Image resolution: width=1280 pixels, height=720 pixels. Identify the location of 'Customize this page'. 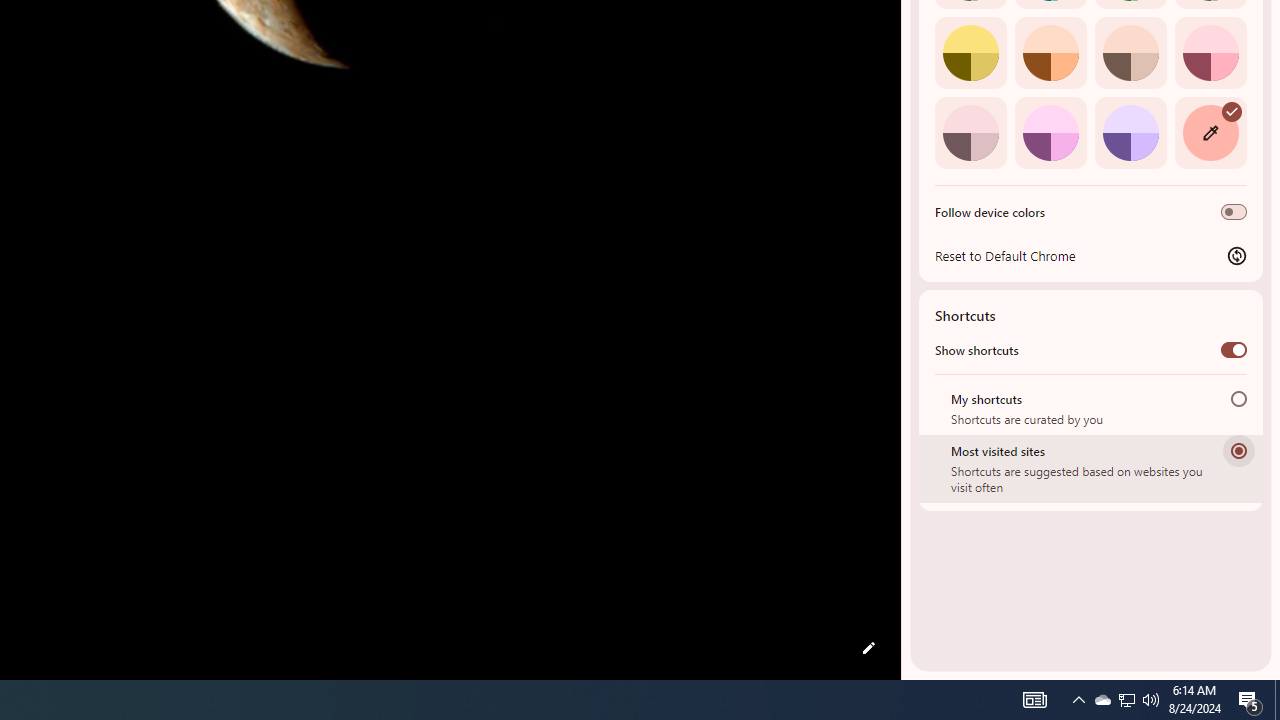
(868, 648).